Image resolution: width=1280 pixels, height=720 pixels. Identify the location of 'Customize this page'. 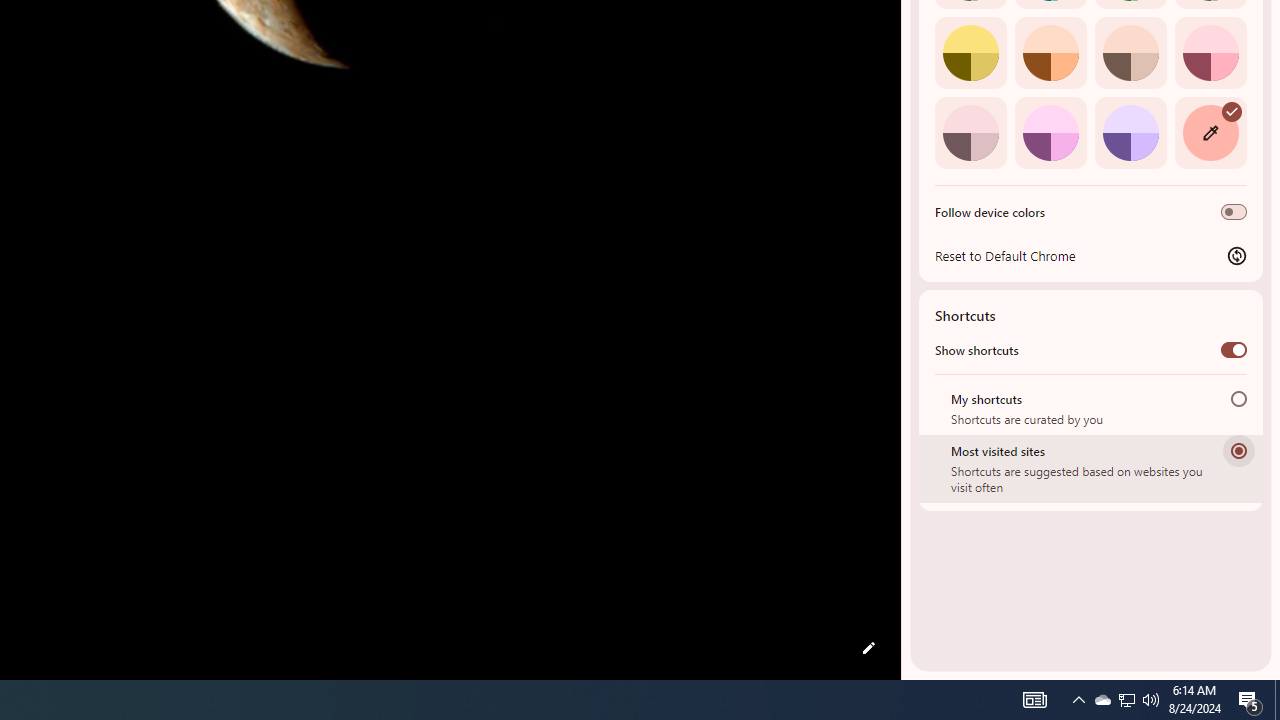
(868, 648).